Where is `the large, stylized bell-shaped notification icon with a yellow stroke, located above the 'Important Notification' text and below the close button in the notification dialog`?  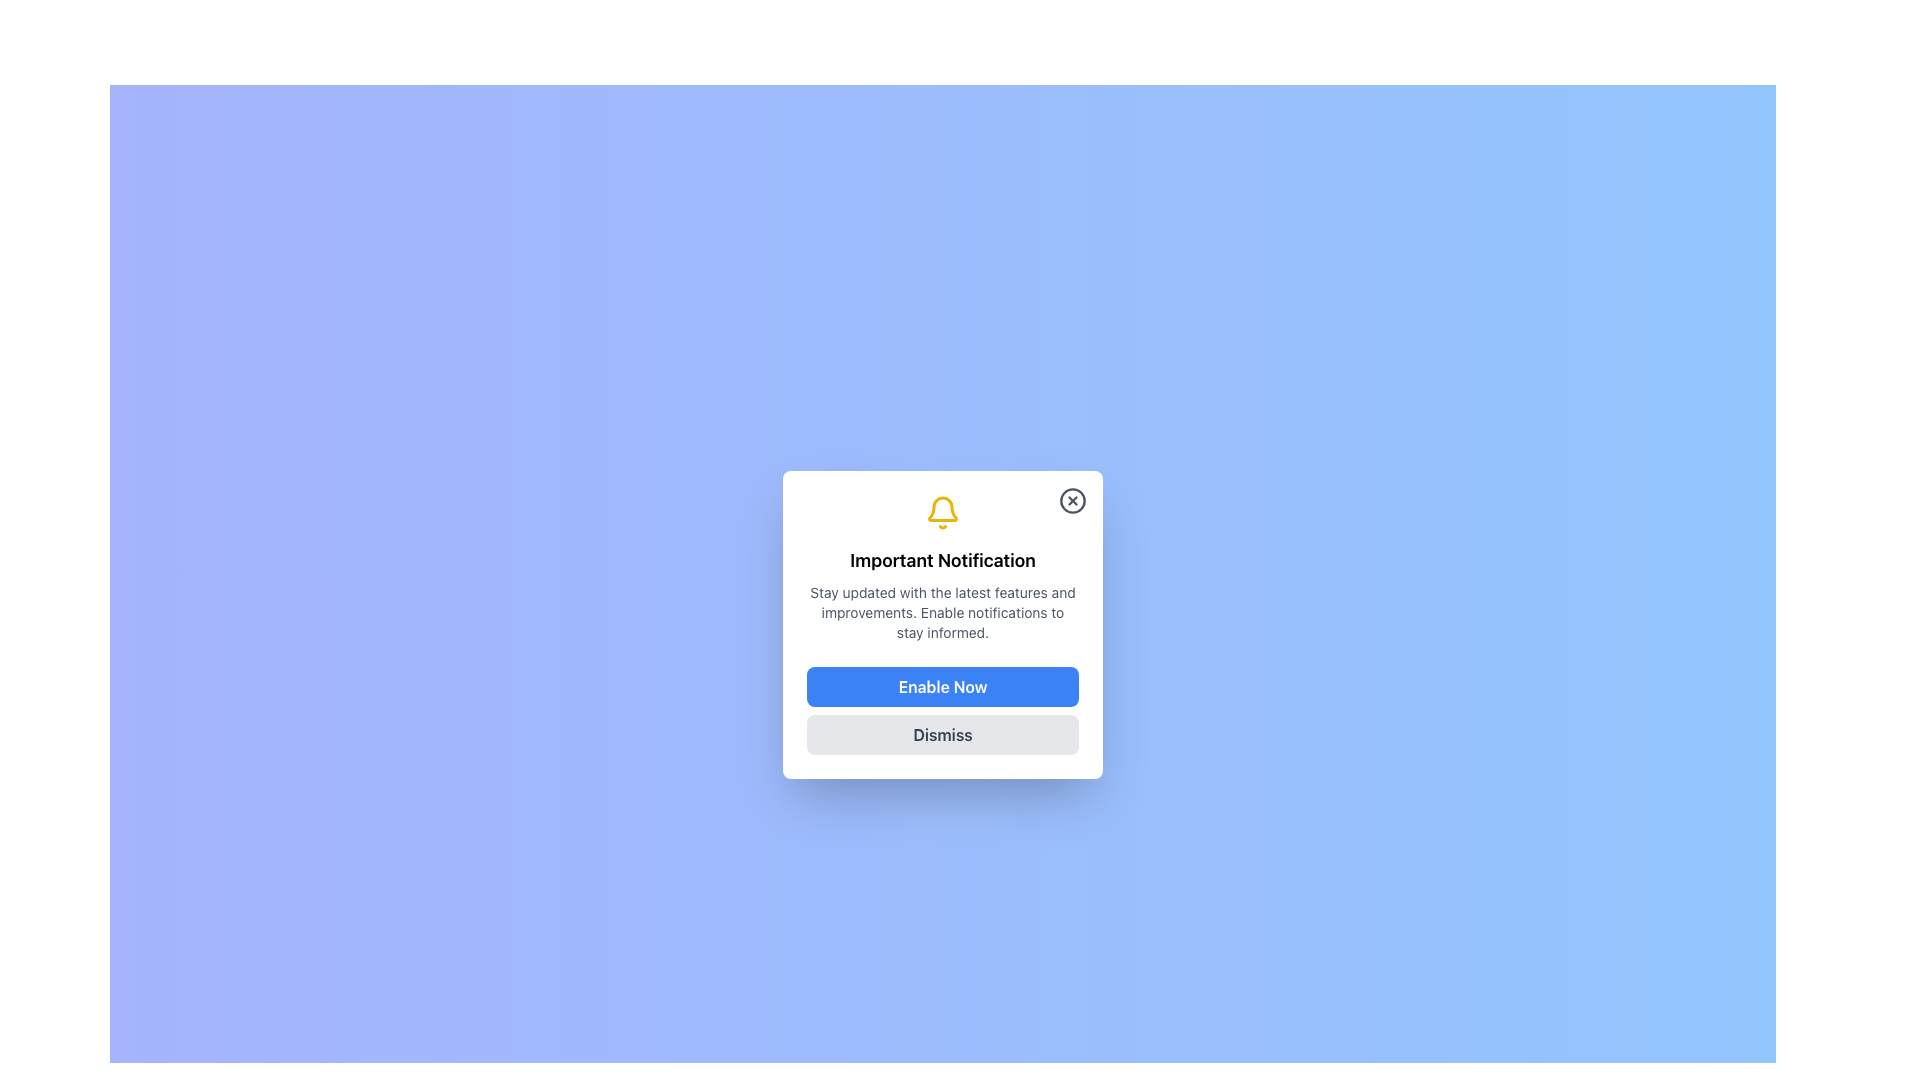
the large, stylized bell-shaped notification icon with a yellow stroke, located above the 'Important Notification' text and below the close button in the notification dialog is located at coordinates (941, 508).